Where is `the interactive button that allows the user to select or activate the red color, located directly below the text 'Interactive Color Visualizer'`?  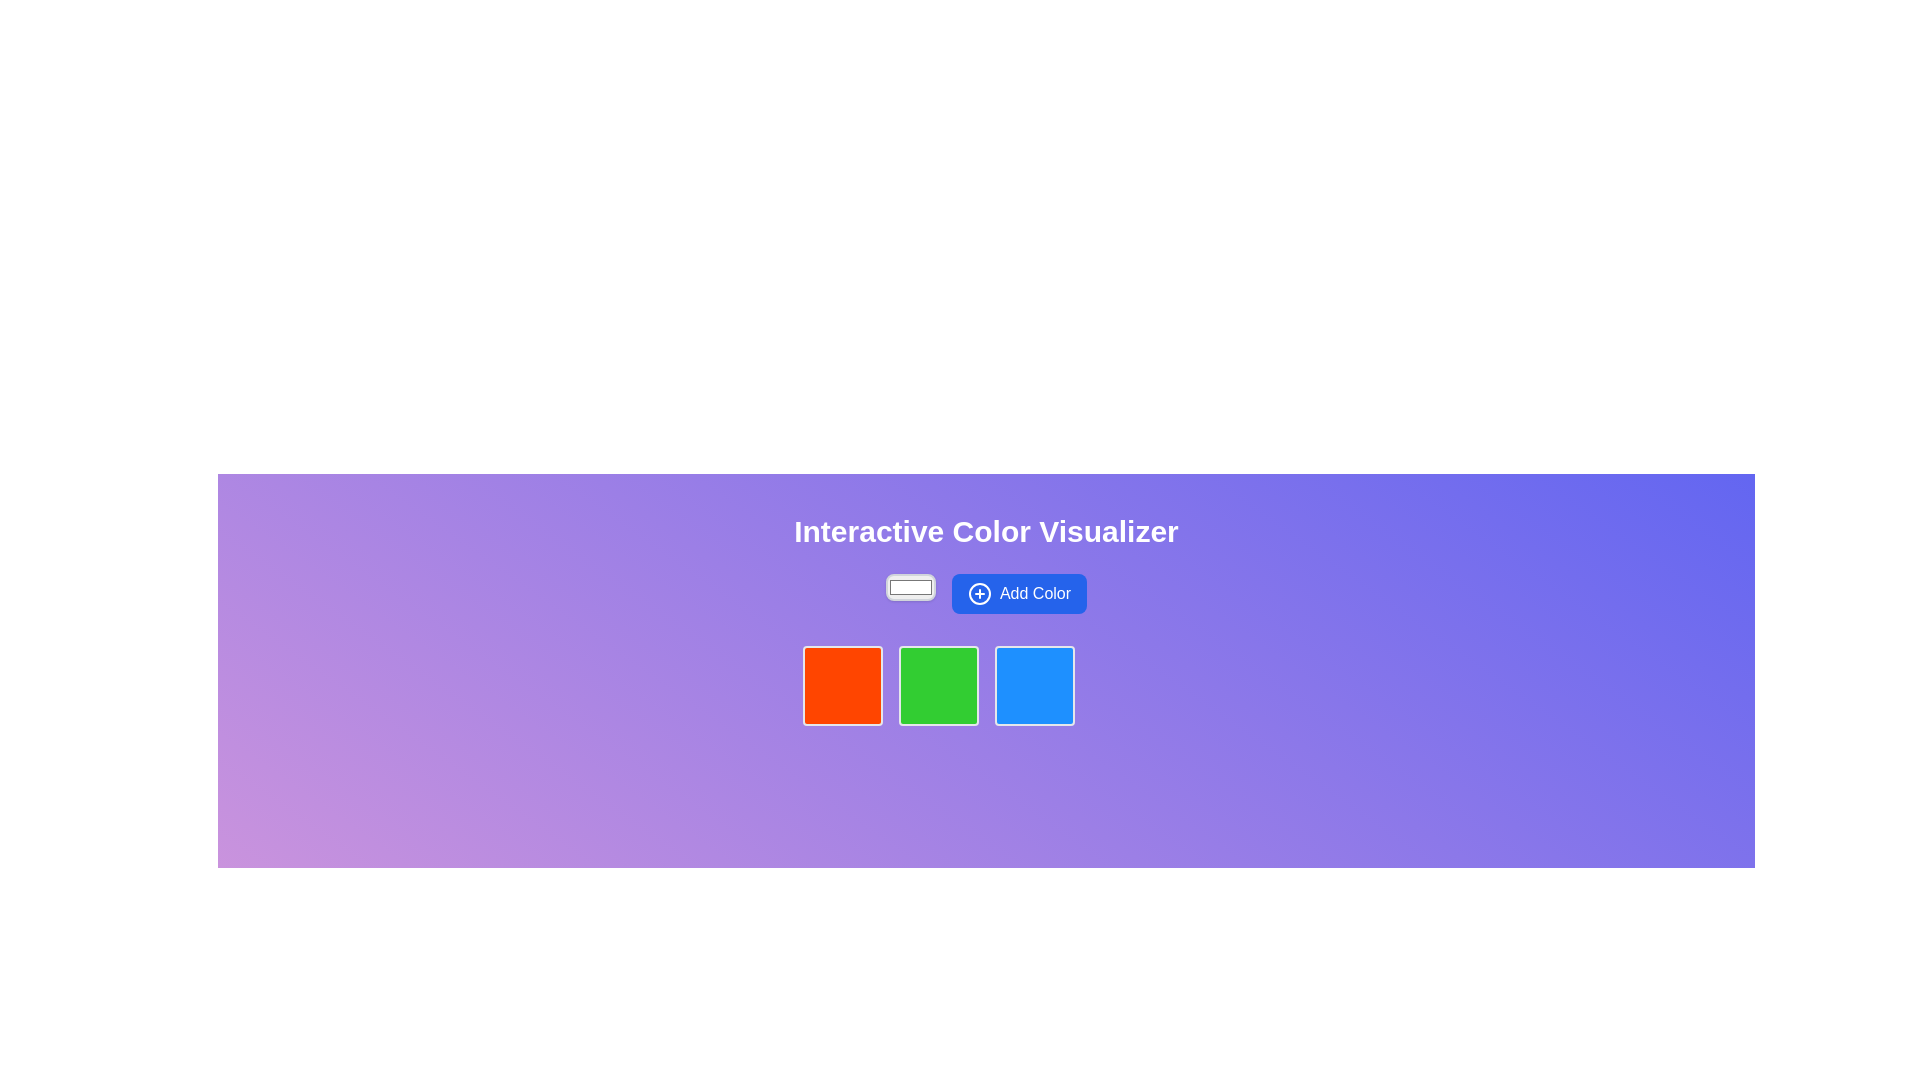 the interactive button that allows the user to select or activate the red color, located directly below the text 'Interactive Color Visualizer' is located at coordinates (842, 685).